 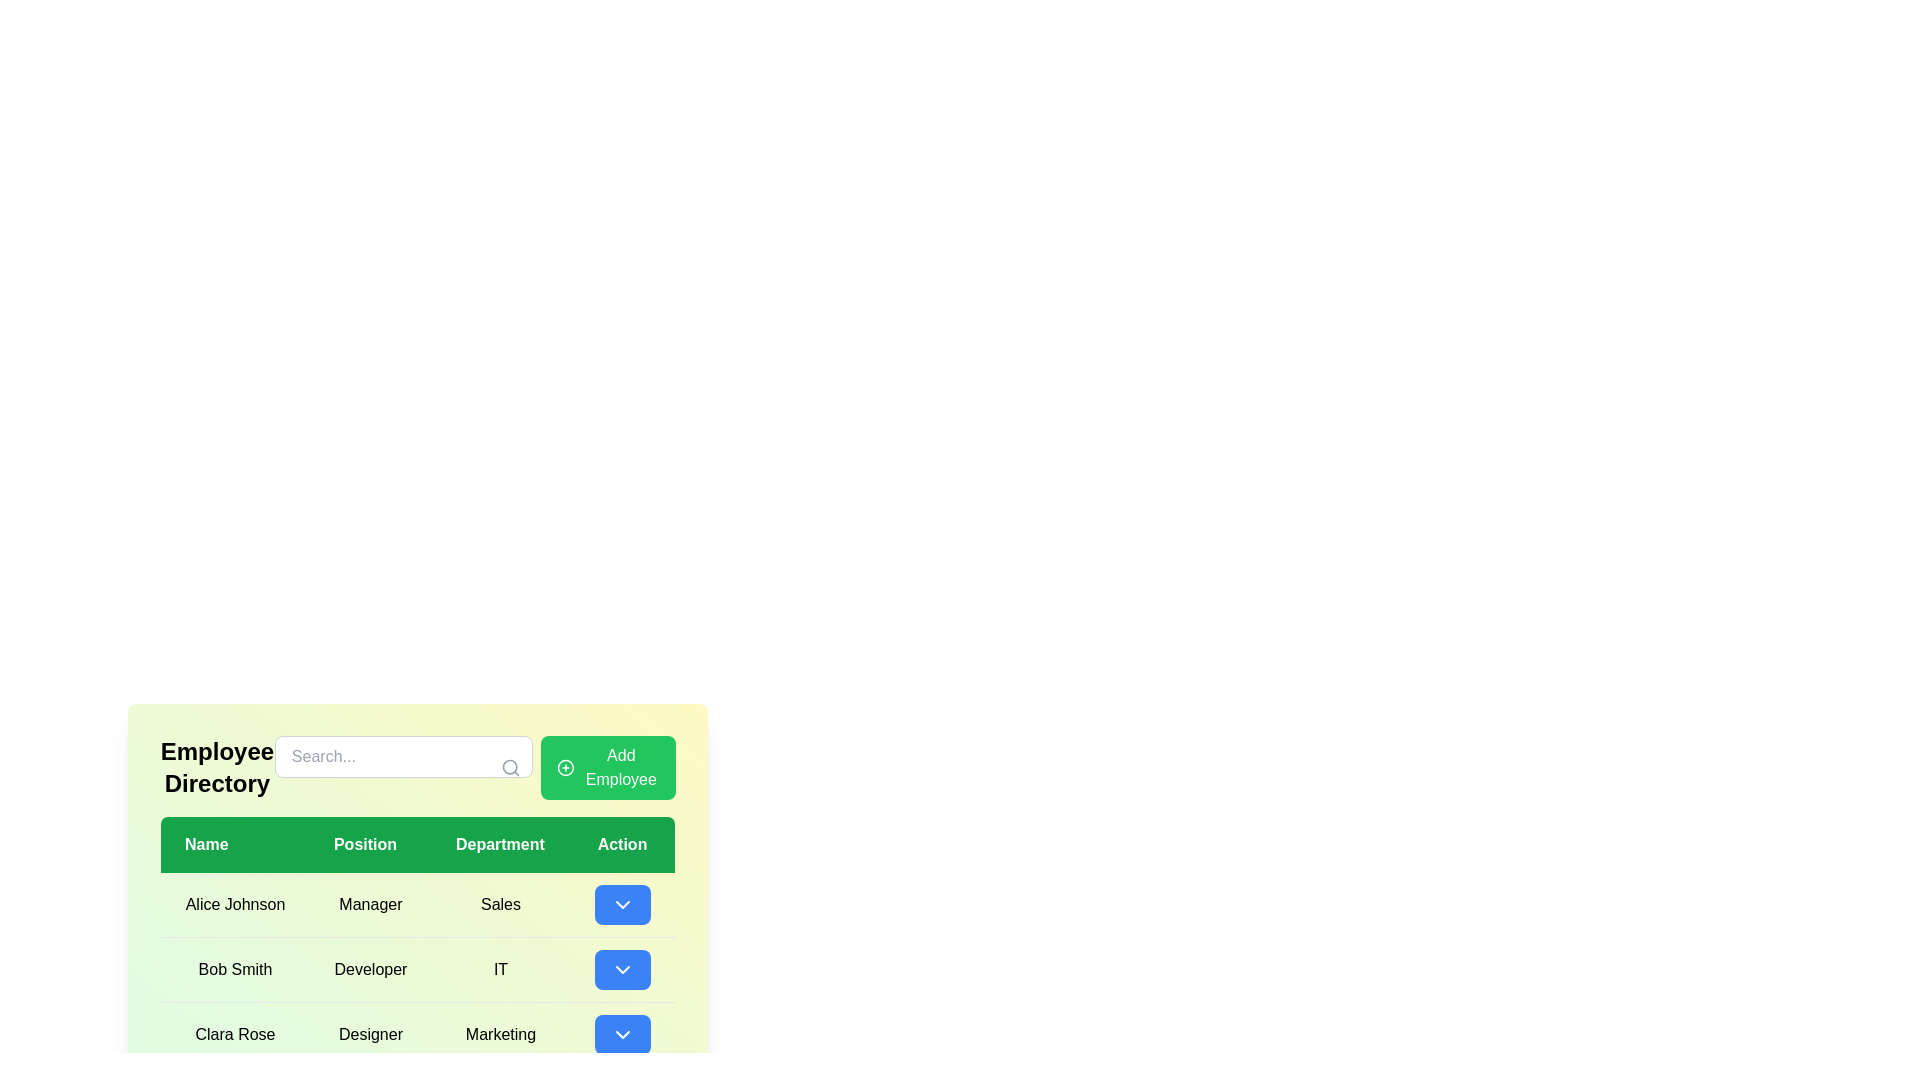 What do you see at coordinates (621, 968) in the screenshot?
I see `the downward-pointing chevron icon with blue outlines inside the blue rectangular button in the 'Action' column of the second row of the table` at bounding box center [621, 968].